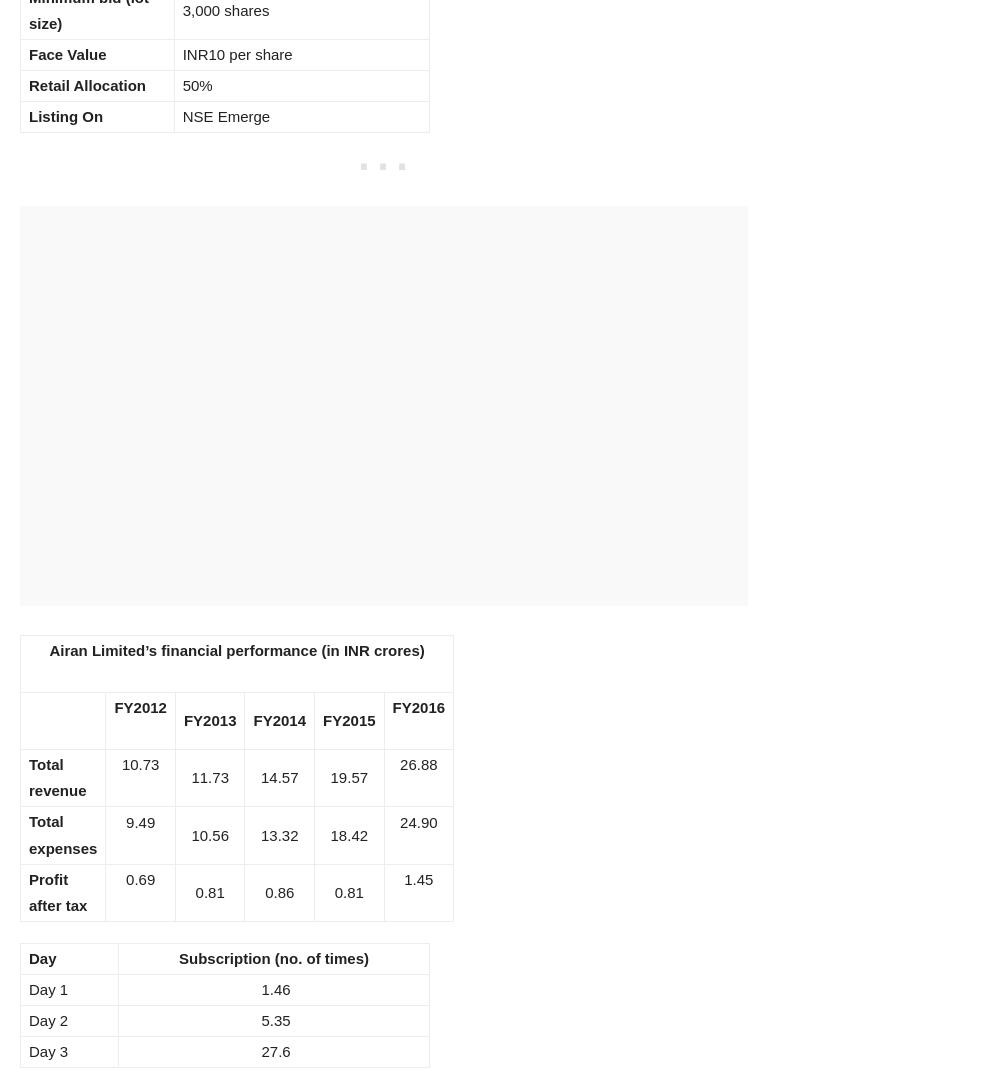 The image size is (990, 1070). Describe the element at coordinates (279, 891) in the screenshot. I see `'0.86'` at that location.